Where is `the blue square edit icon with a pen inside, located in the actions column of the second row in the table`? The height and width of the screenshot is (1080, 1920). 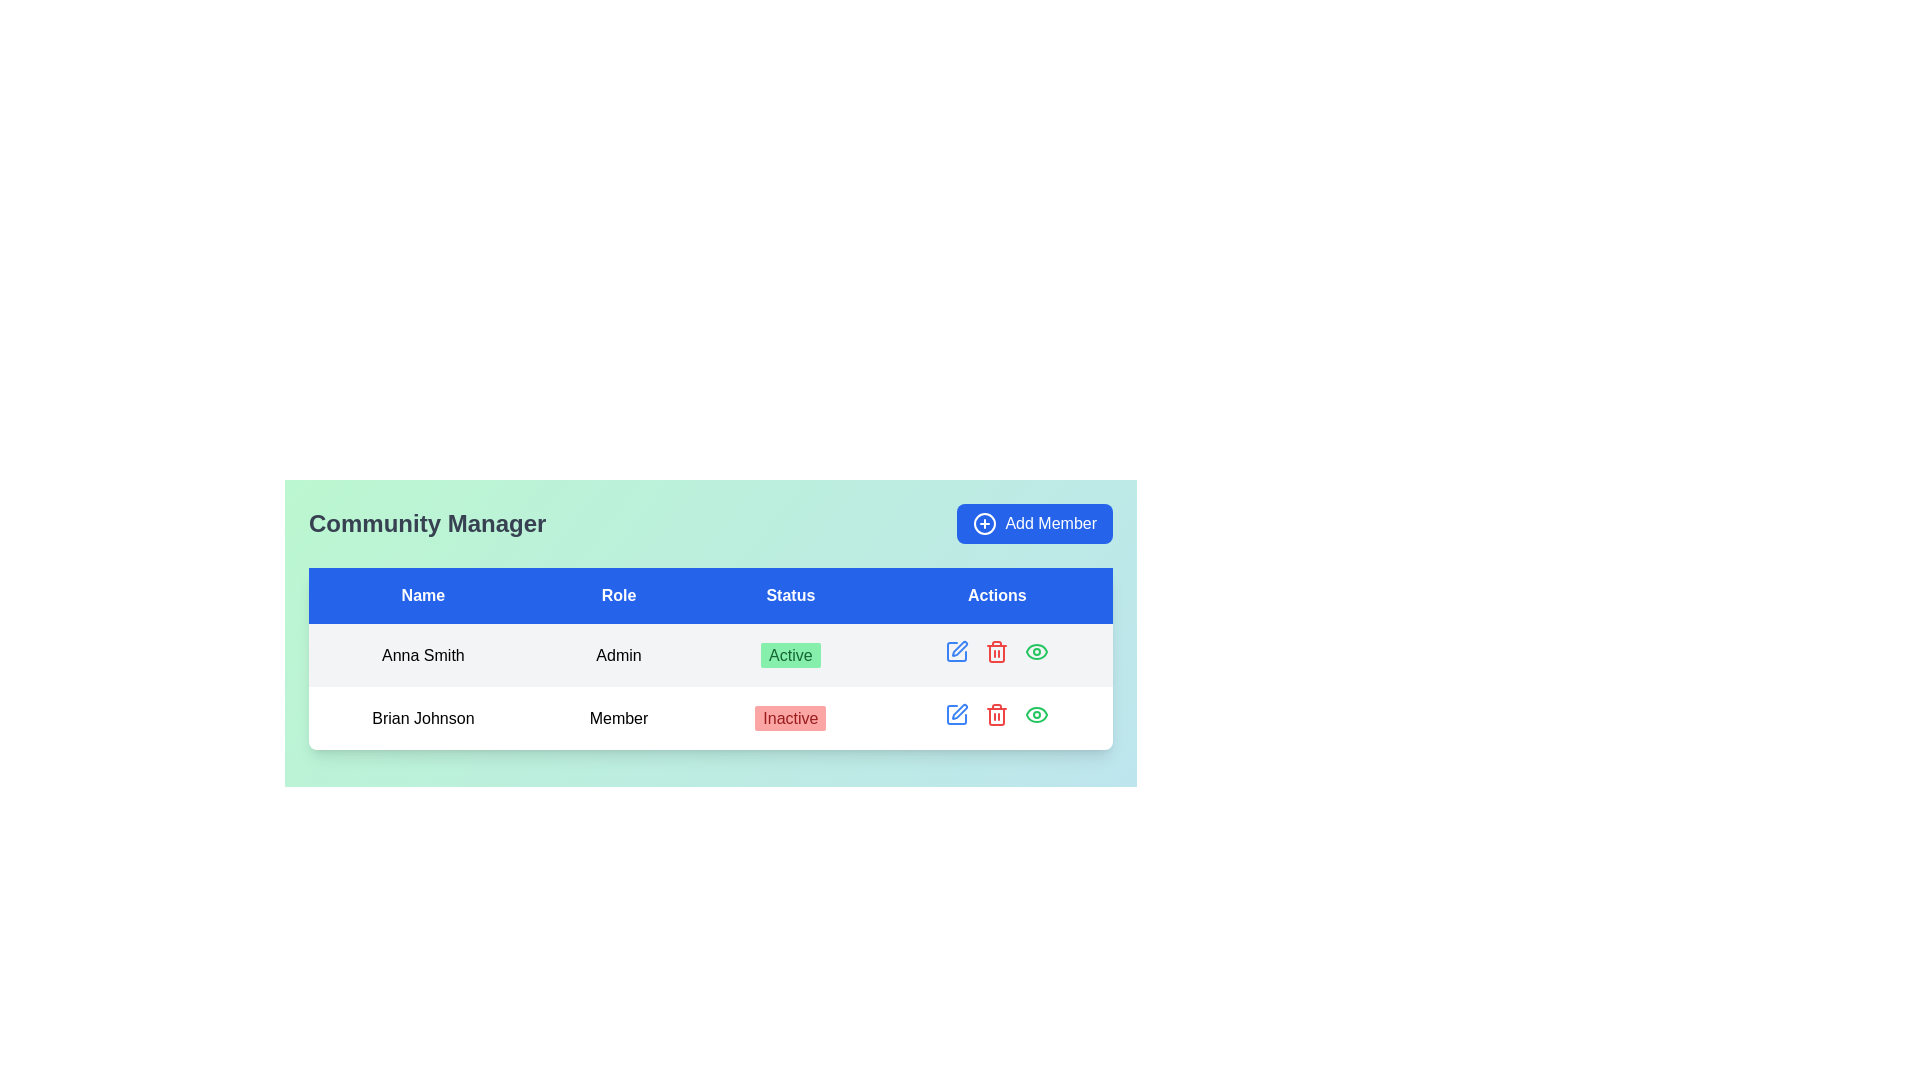
the blue square edit icon with a pen inside, located in the actions column of the second row in the table is located at coordinates (956, 713).